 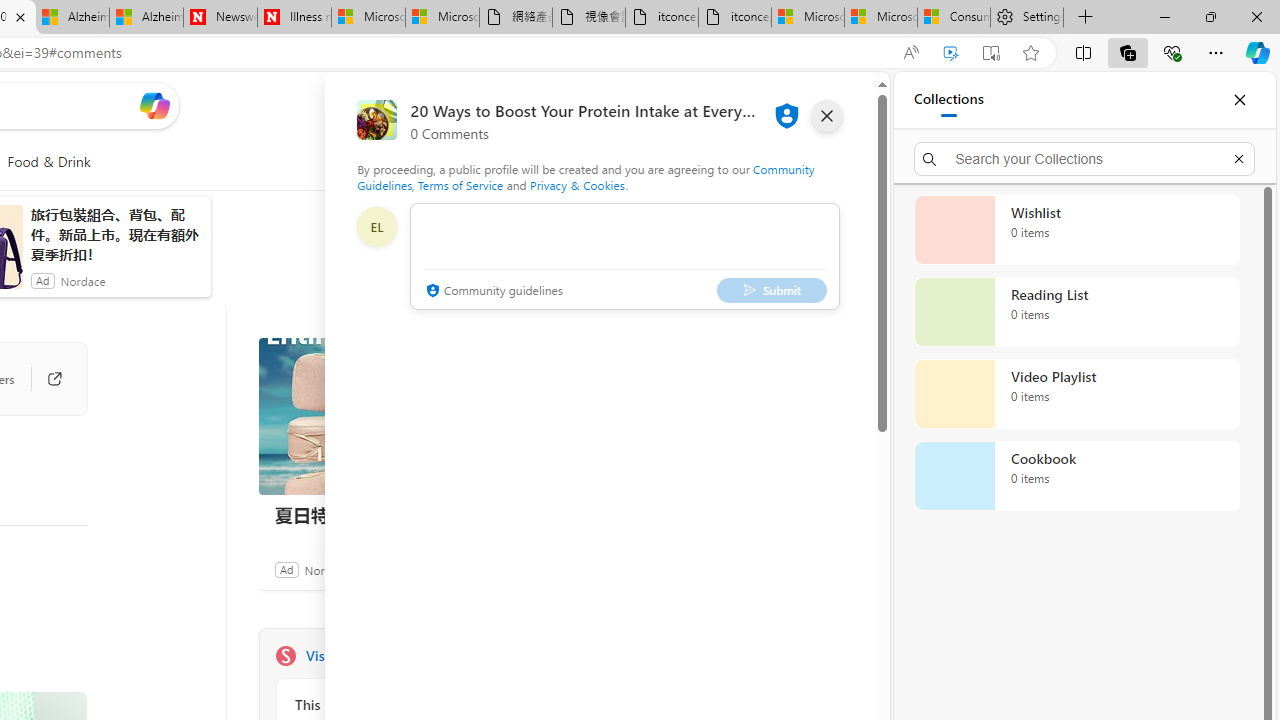 I want to click on 'Submit', so click(x=770, y=290).